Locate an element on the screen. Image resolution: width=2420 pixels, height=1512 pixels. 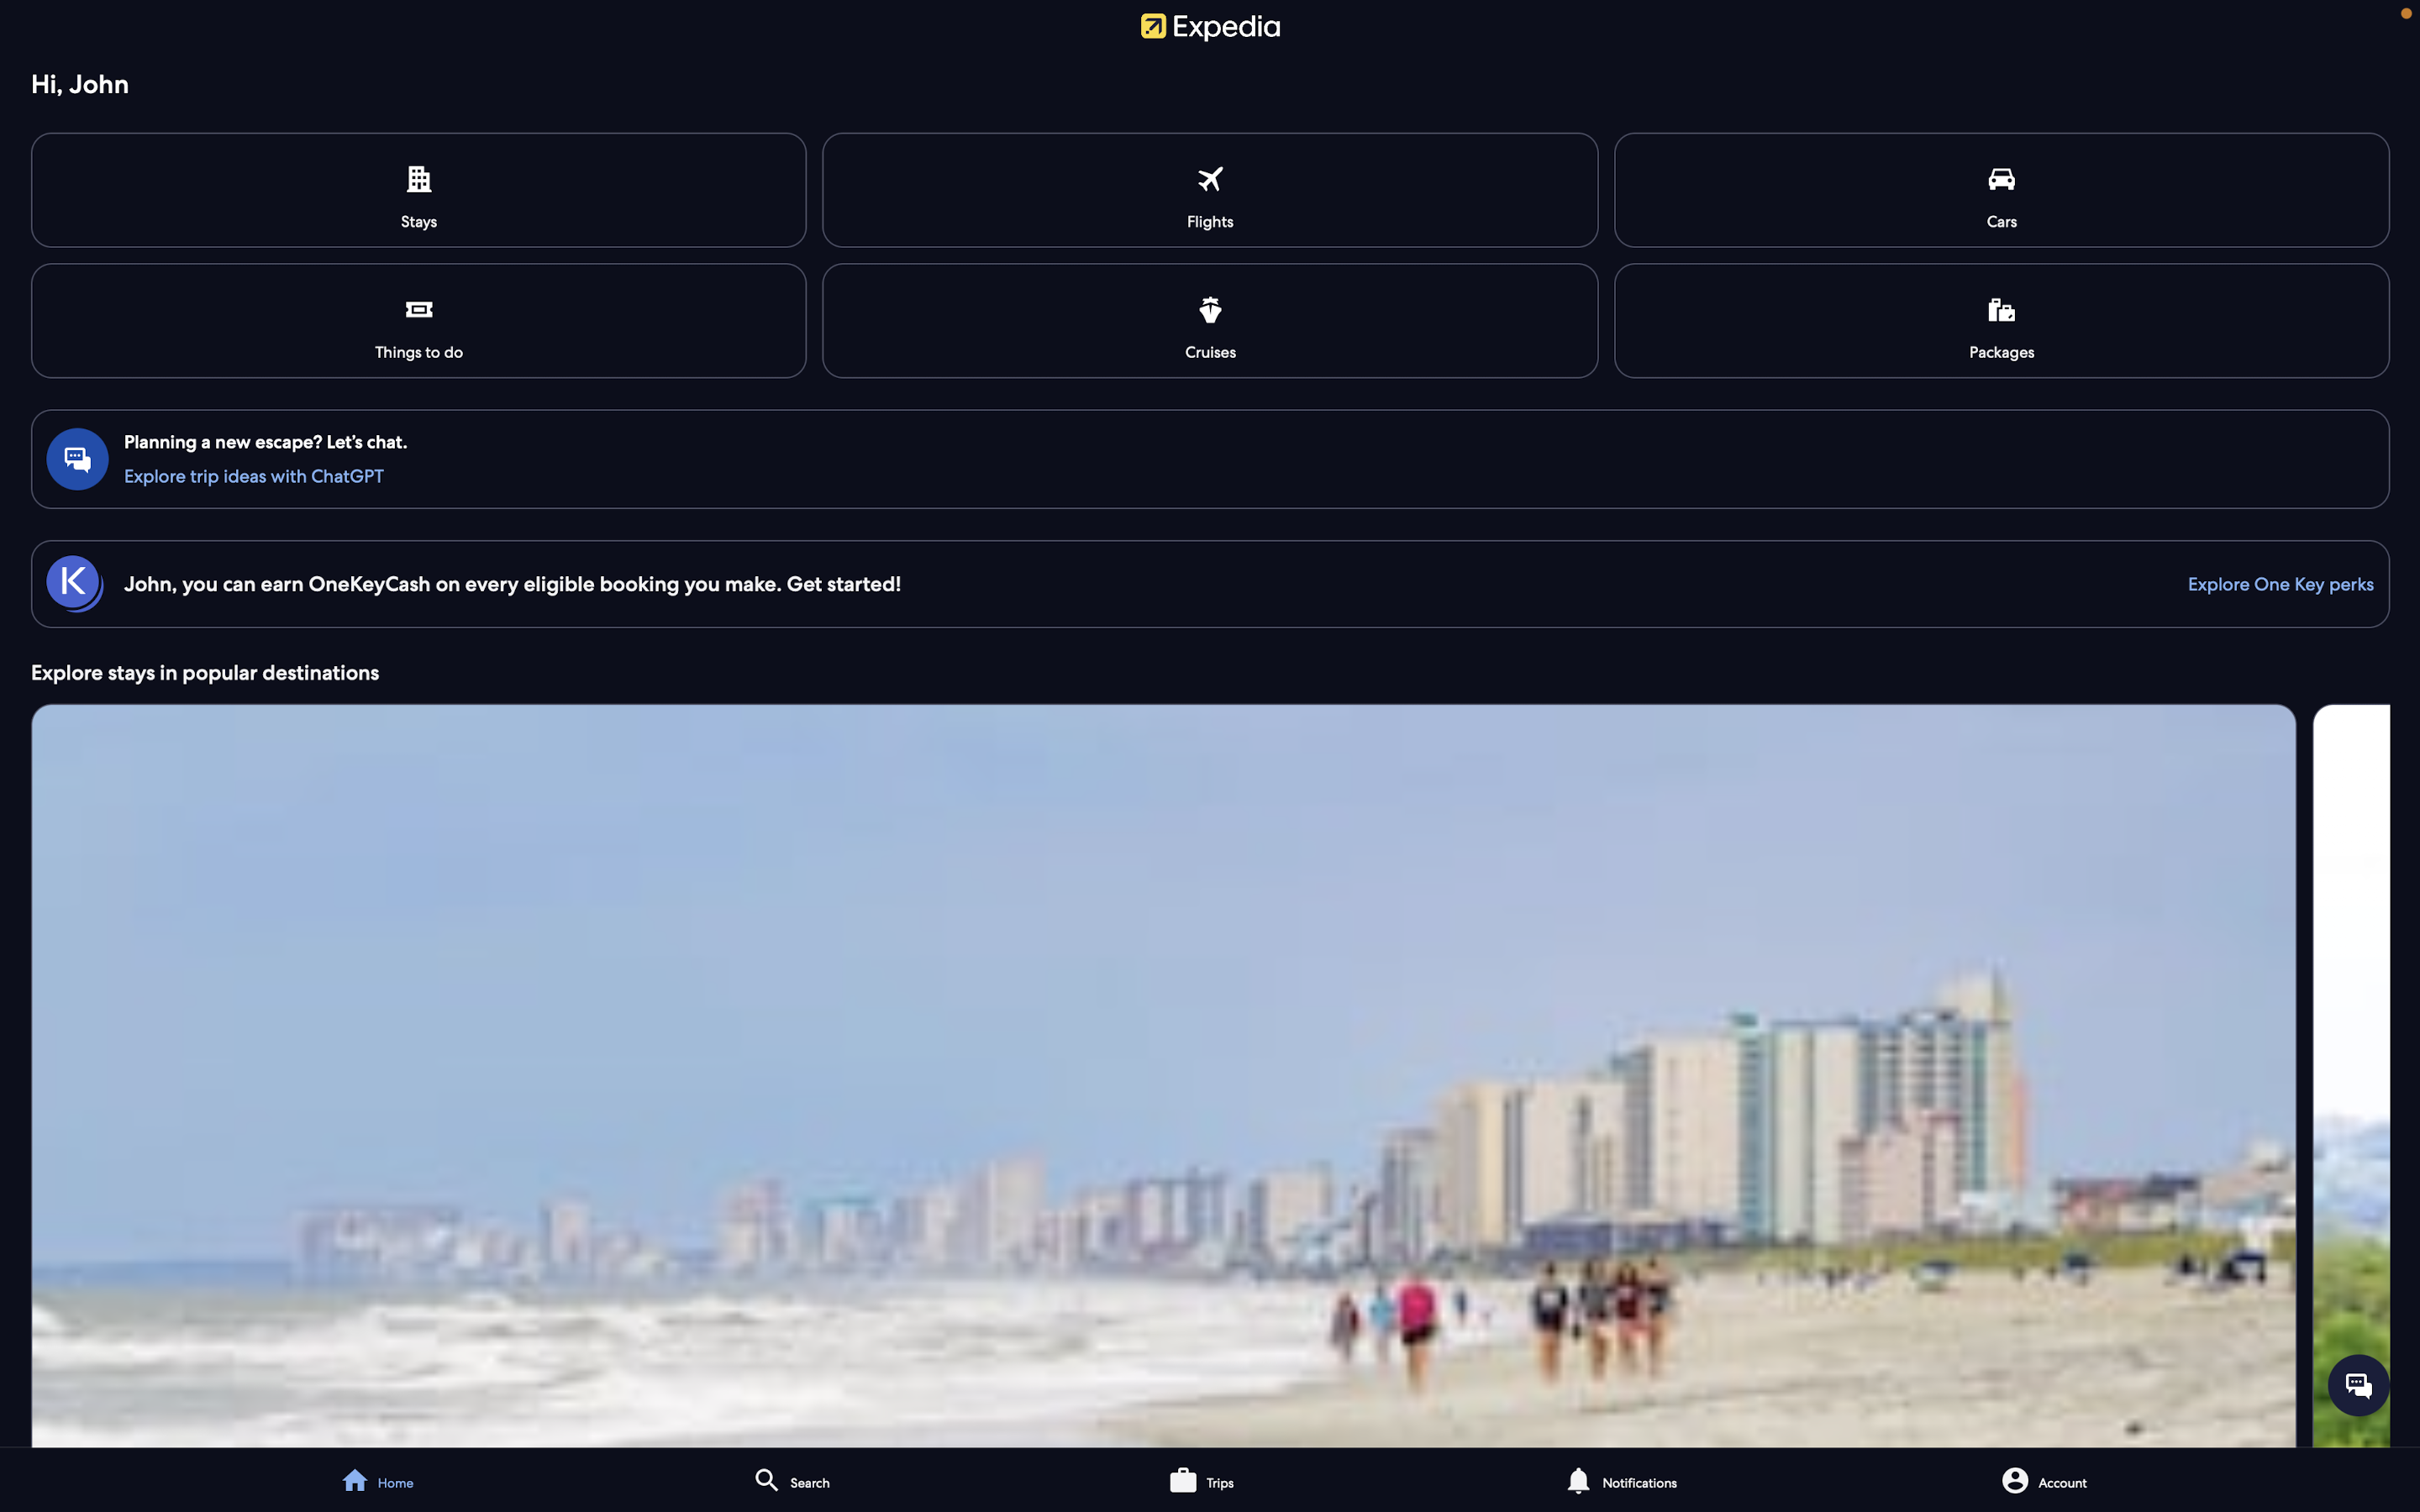
View and book available cruises is located at coordinates (1210, 318).